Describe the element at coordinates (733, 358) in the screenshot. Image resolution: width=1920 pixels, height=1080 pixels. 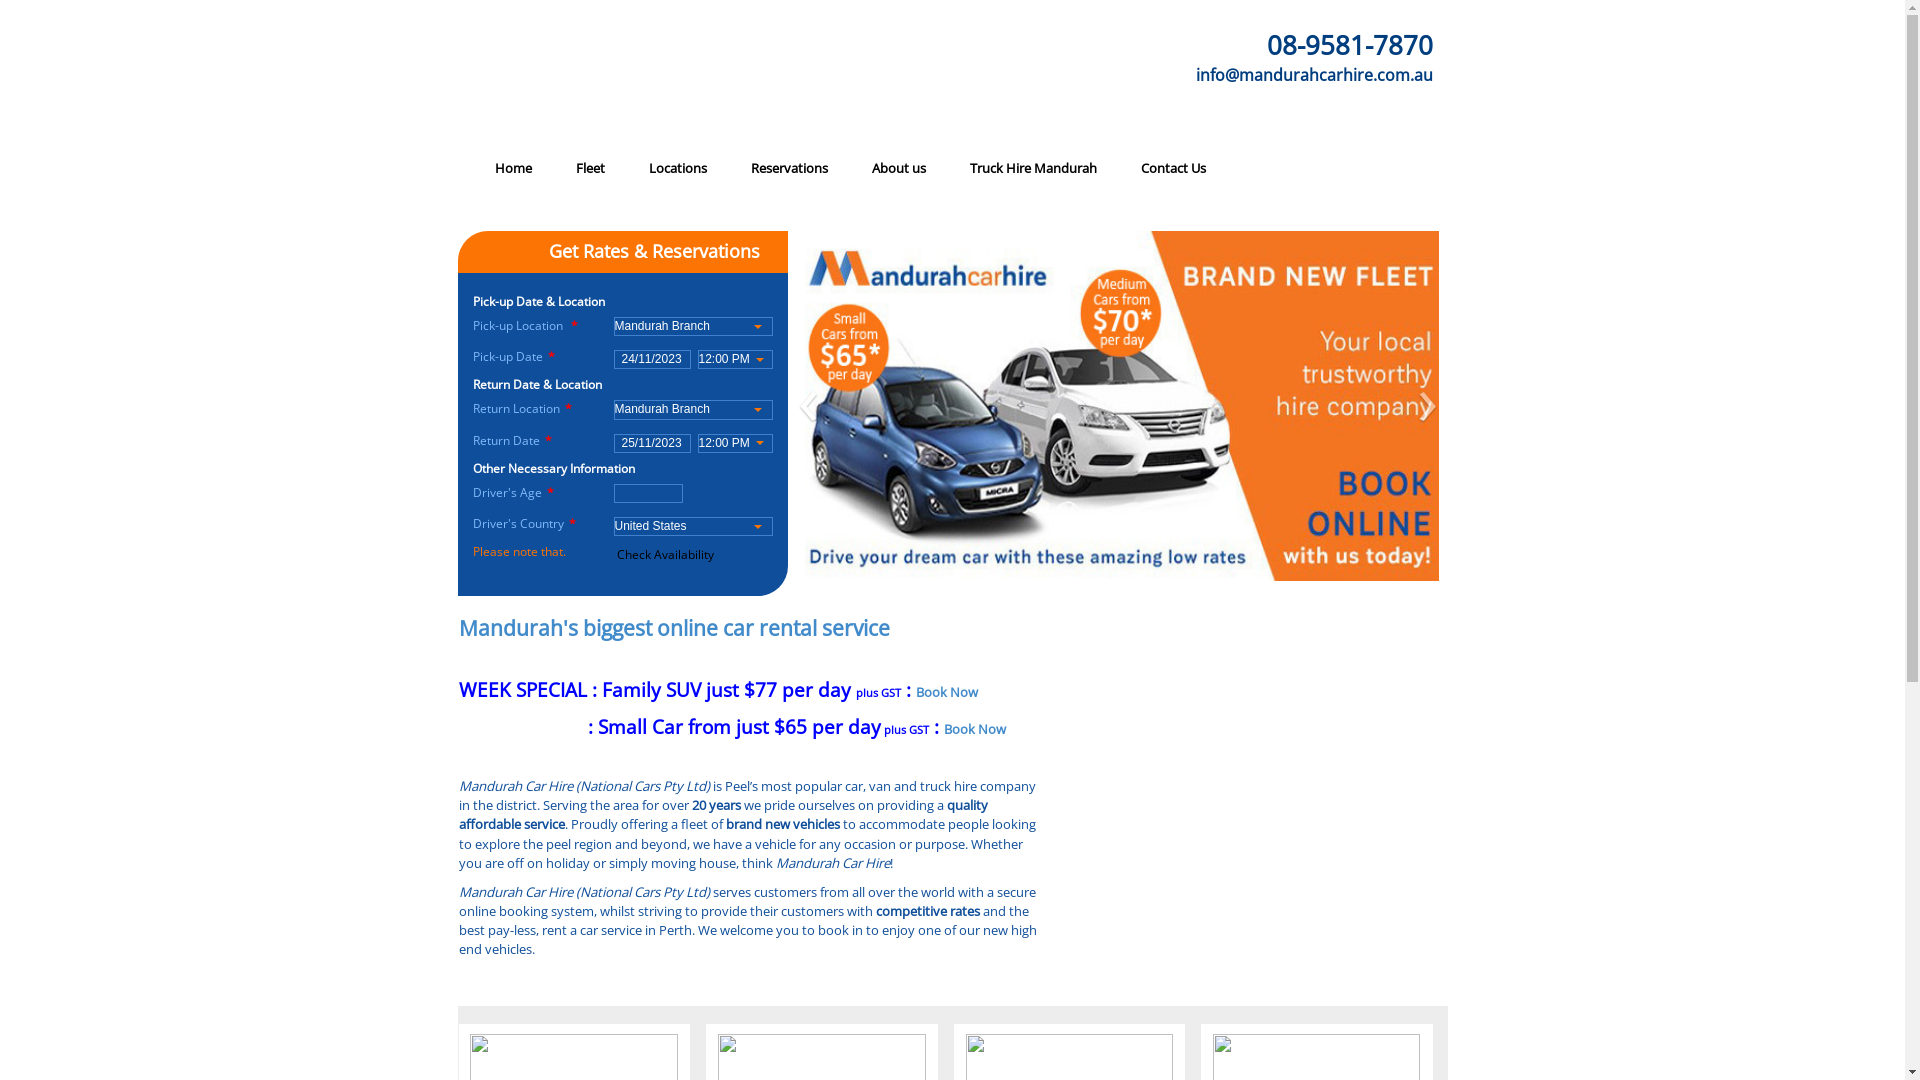
I see `'12:00 PM '` at that location.